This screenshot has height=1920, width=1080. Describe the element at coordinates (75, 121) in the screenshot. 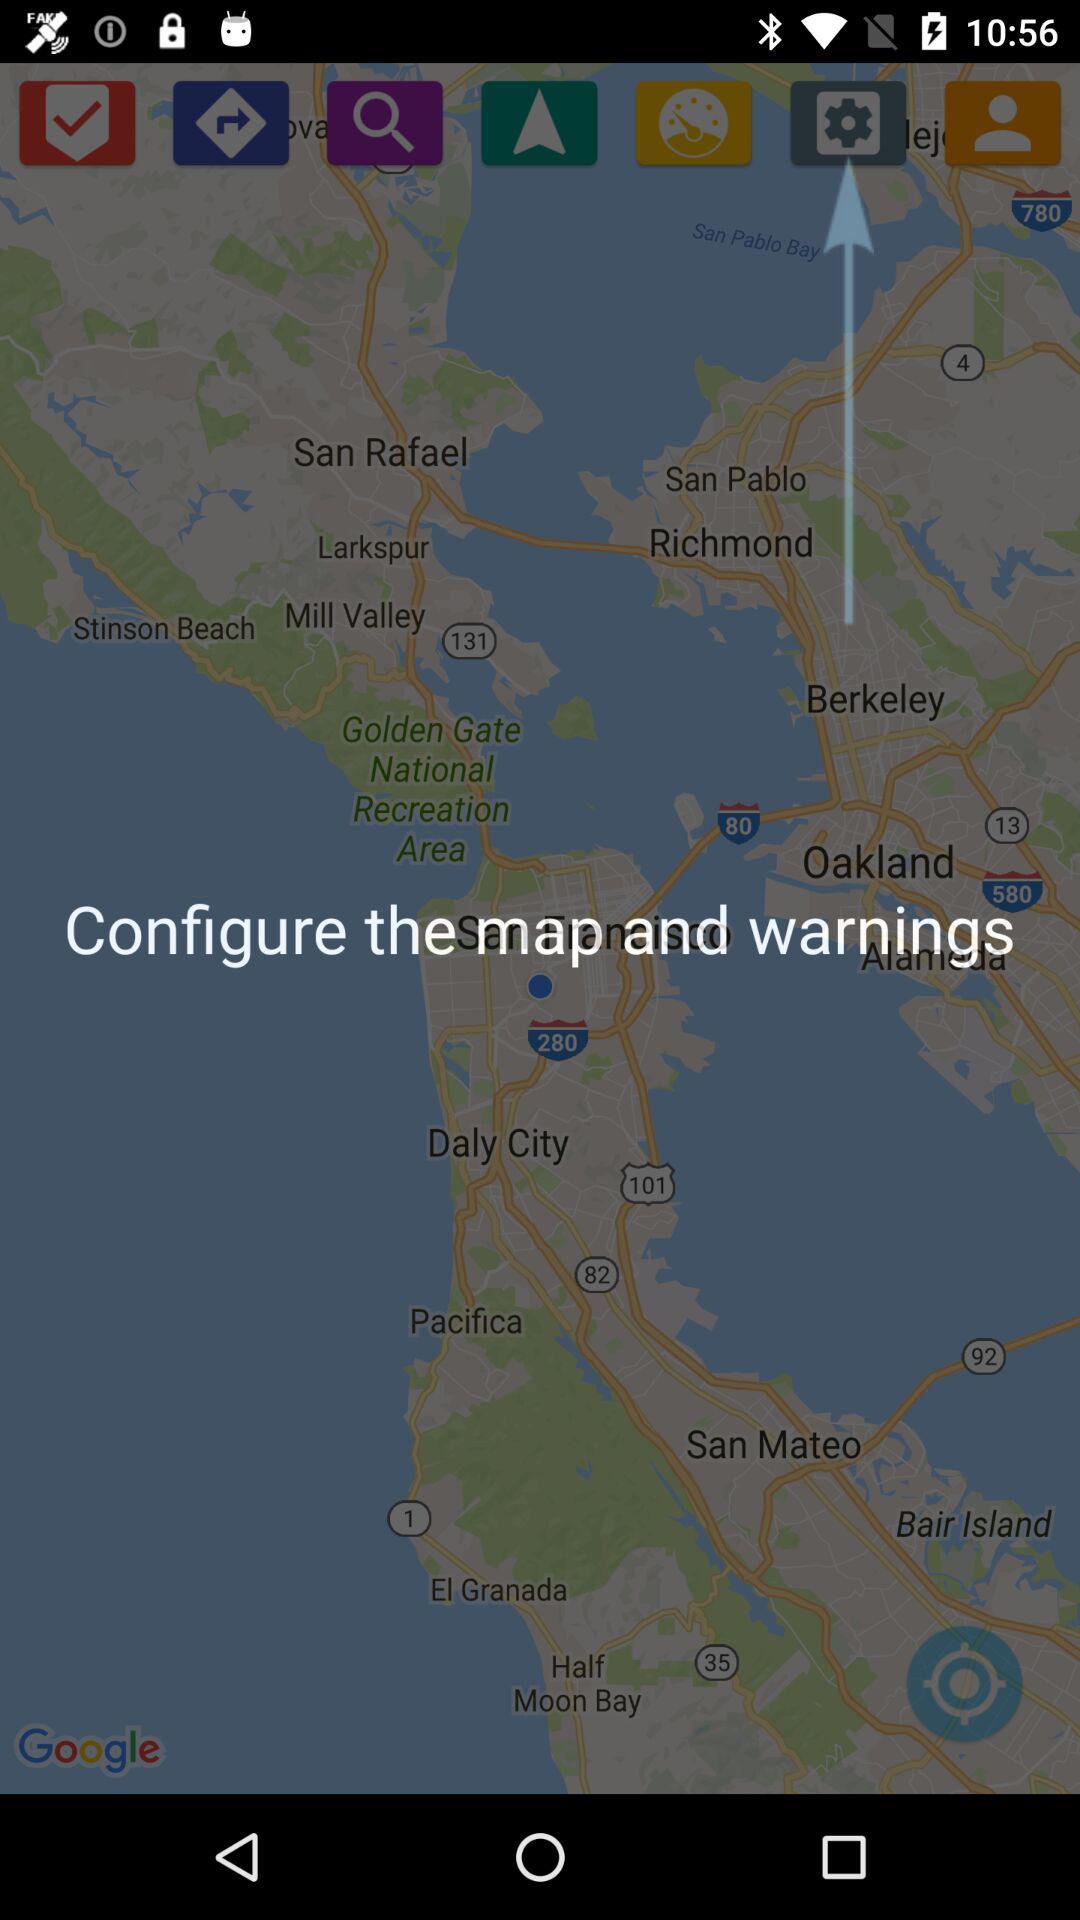

I see `icon above the configure the map item` at that location.